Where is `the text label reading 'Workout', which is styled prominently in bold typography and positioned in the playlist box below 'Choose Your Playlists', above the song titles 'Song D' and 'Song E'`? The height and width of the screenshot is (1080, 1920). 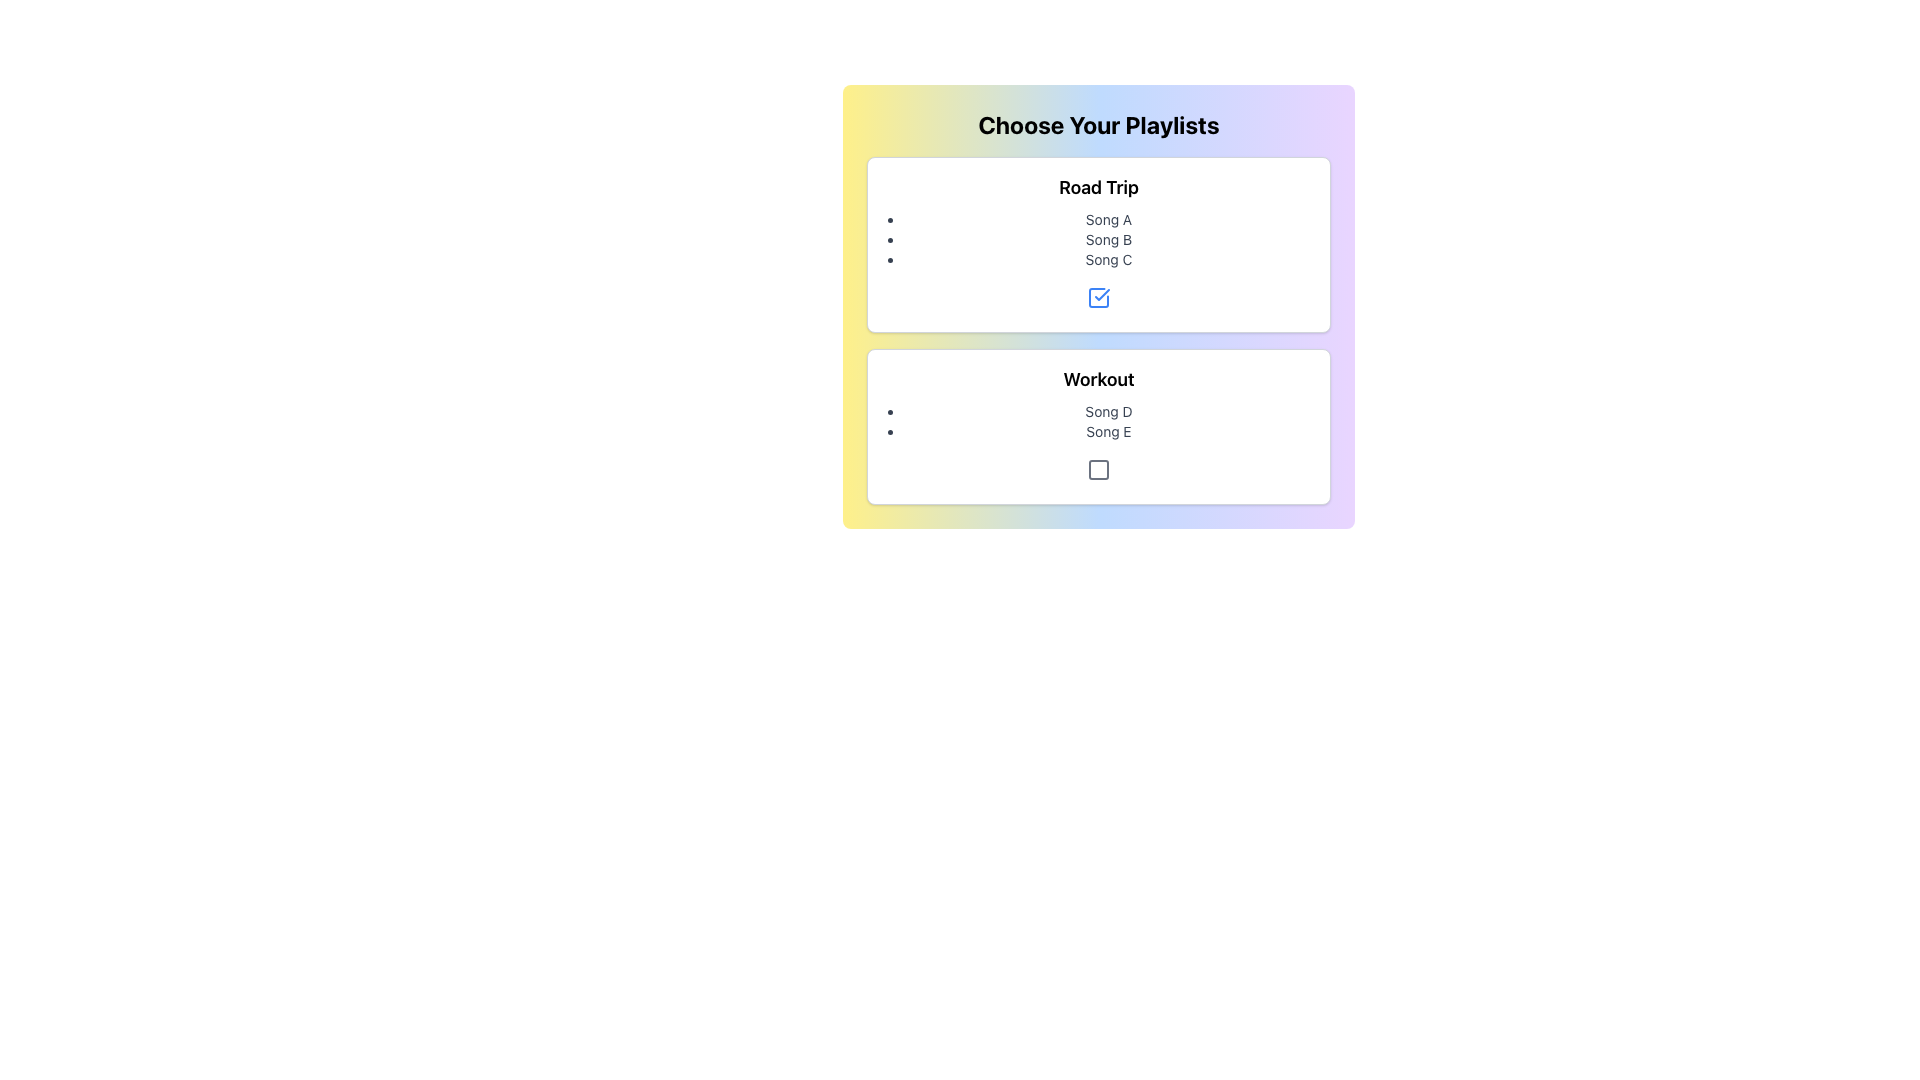
the text label reading 'Workout', which is styled prominently in bold typography and positioned in the playlist box below 'Choose Your Playlists', above the song titles 'Song D' and 'Song E' is located at coordinates (1098, 380).